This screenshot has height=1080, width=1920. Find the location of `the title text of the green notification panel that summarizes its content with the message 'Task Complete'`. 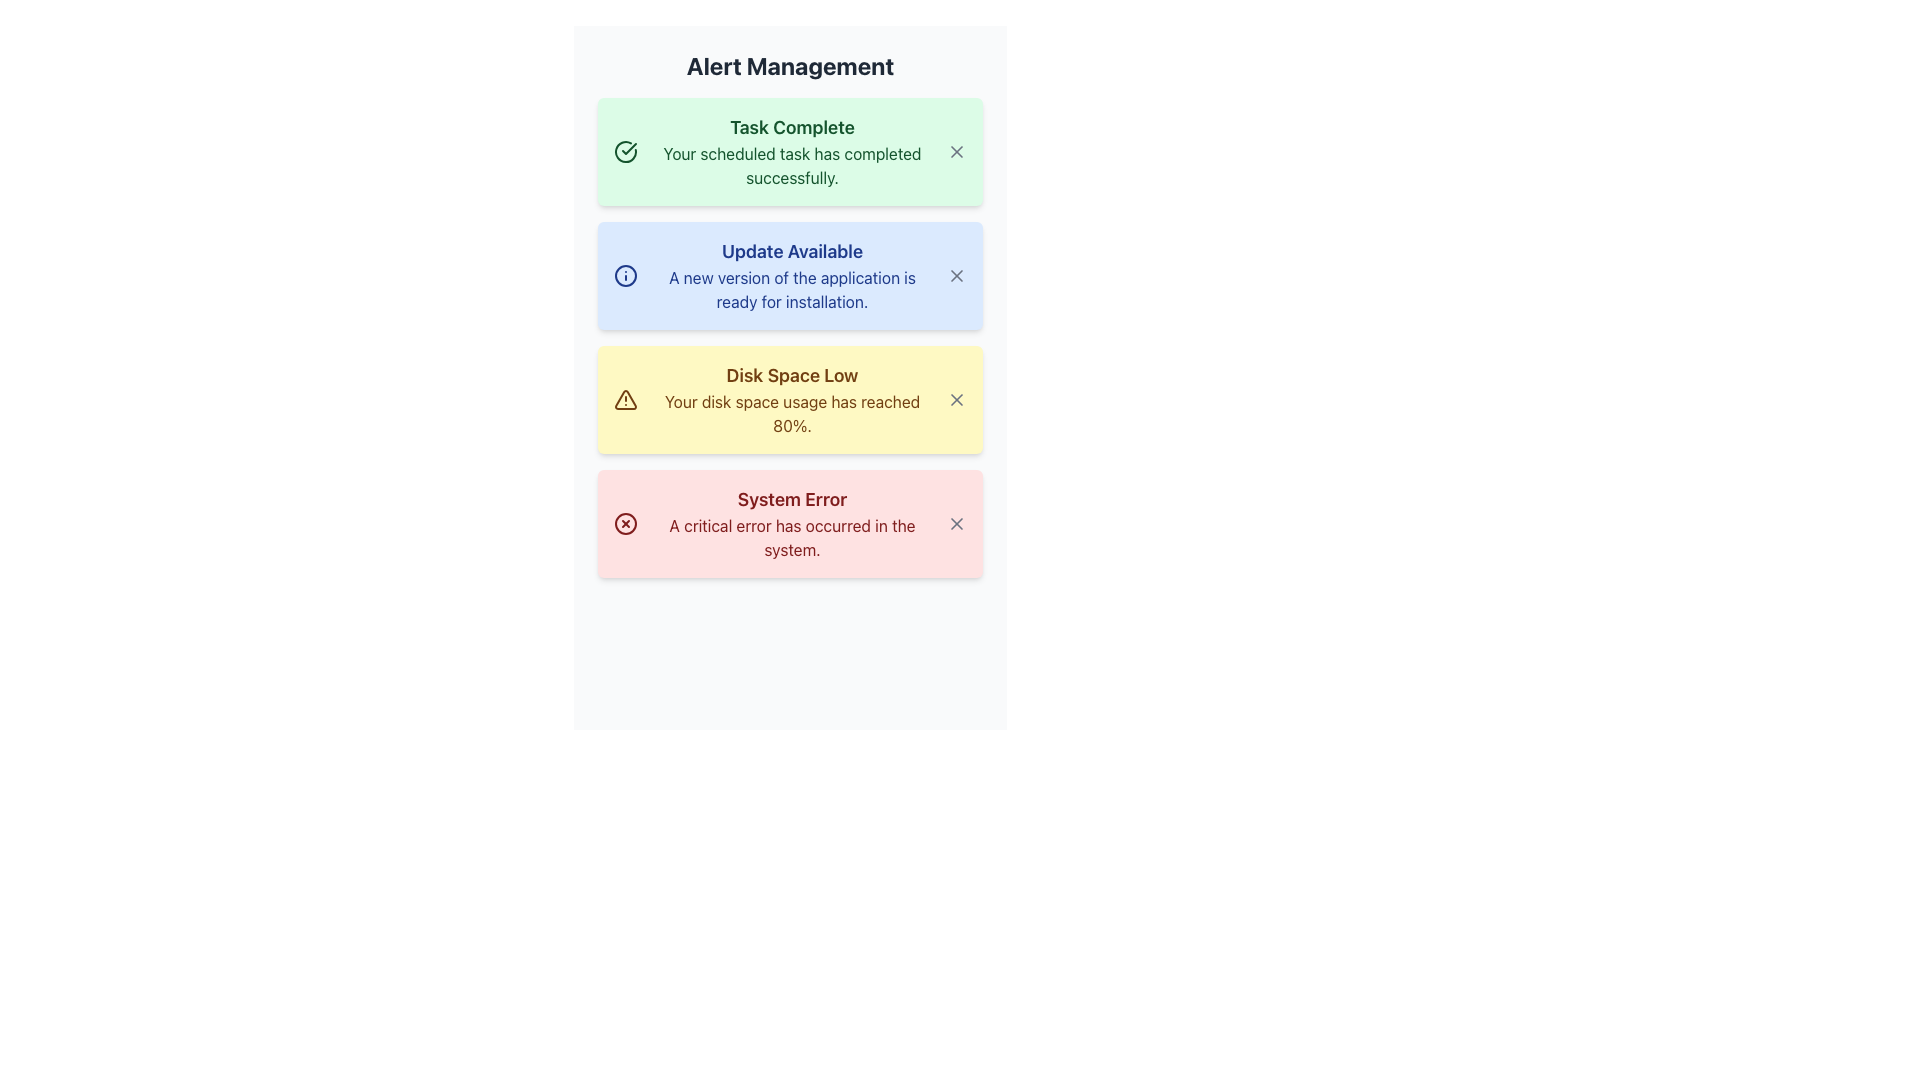

the title text of the green notification panel that summarizes its content with the message 'Task Complete' is located at coordinates (791, 127).